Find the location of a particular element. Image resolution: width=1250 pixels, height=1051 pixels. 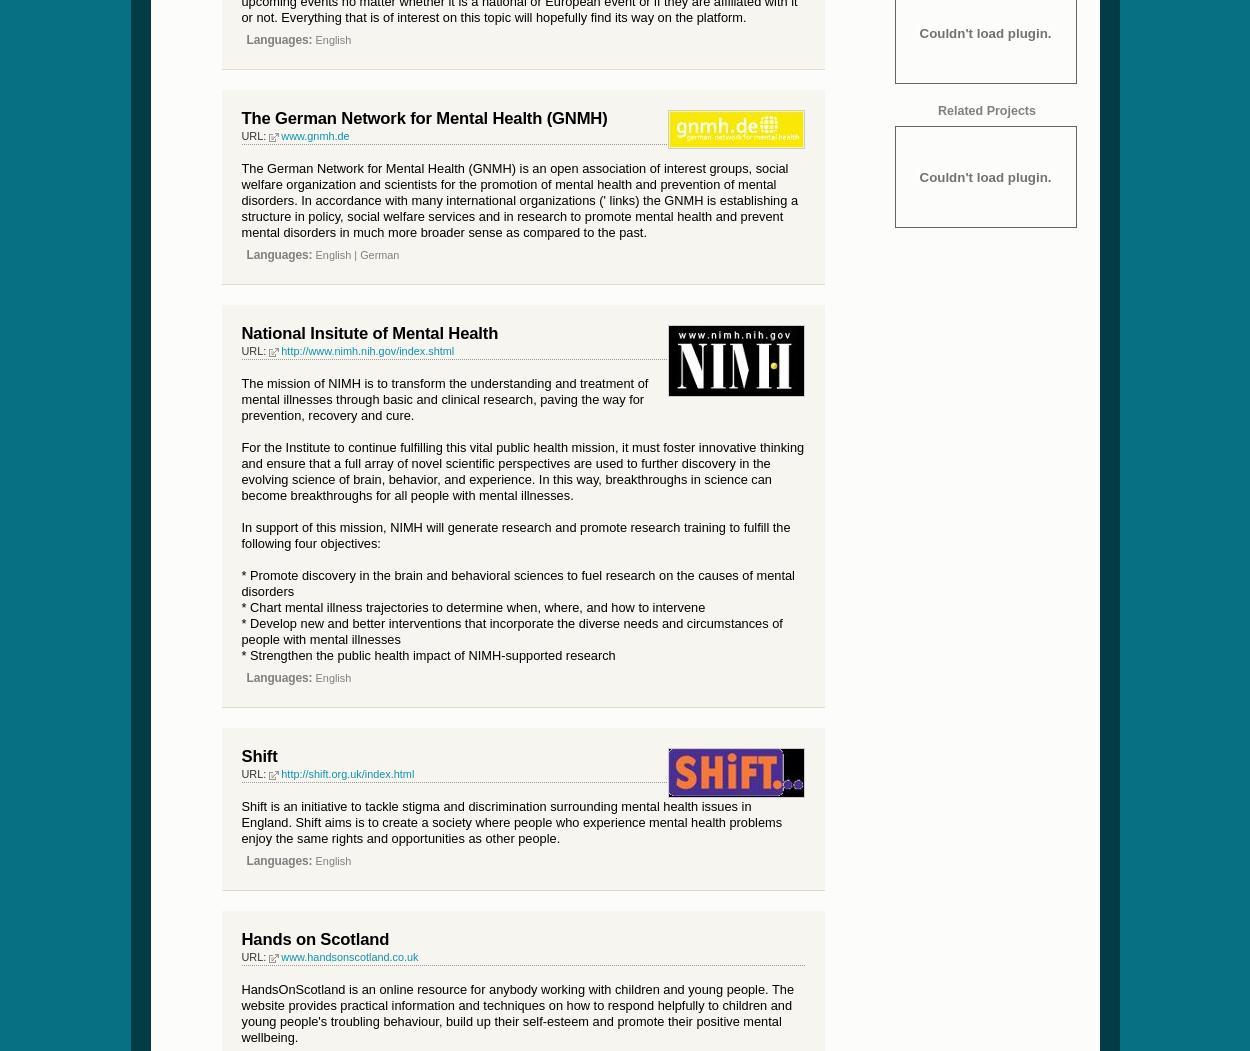

'http://www.nimh.nih.gov/index.shtml' is located at coordinates (366, 349).